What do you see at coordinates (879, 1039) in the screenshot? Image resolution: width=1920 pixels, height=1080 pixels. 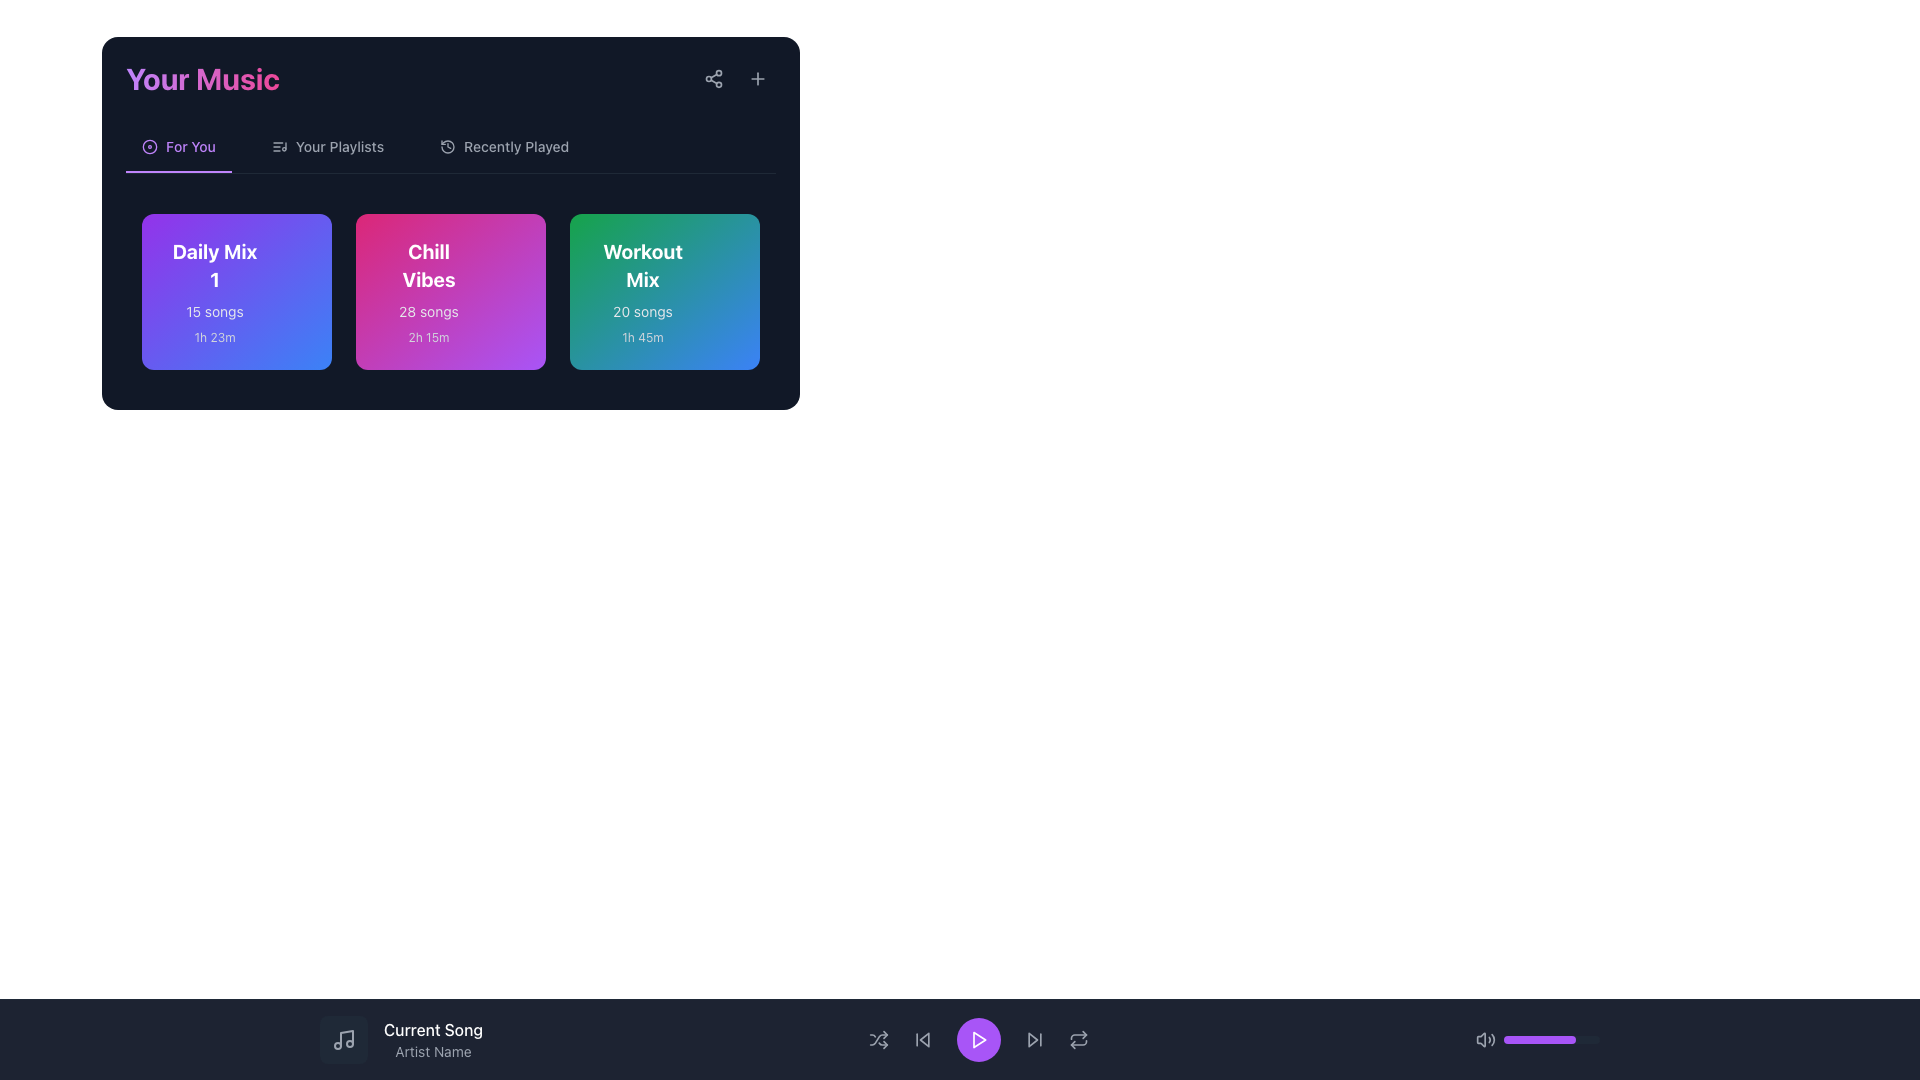 I see `the shuffle icon located in the bottom navigation bar, positioned to the left of the central play button` at bounding box center [879, 1039].